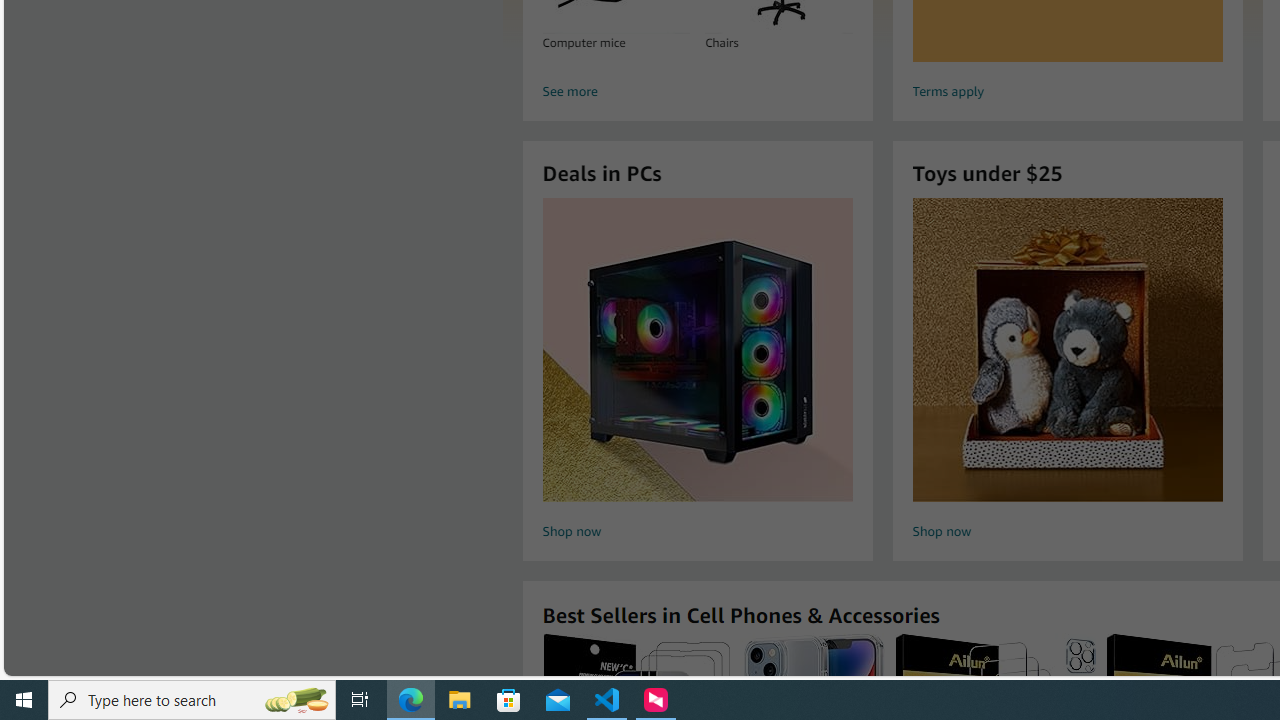 The image size is (1280, 720). I want to click on 'Toys under $25 Shop now', so click(1066, 371).